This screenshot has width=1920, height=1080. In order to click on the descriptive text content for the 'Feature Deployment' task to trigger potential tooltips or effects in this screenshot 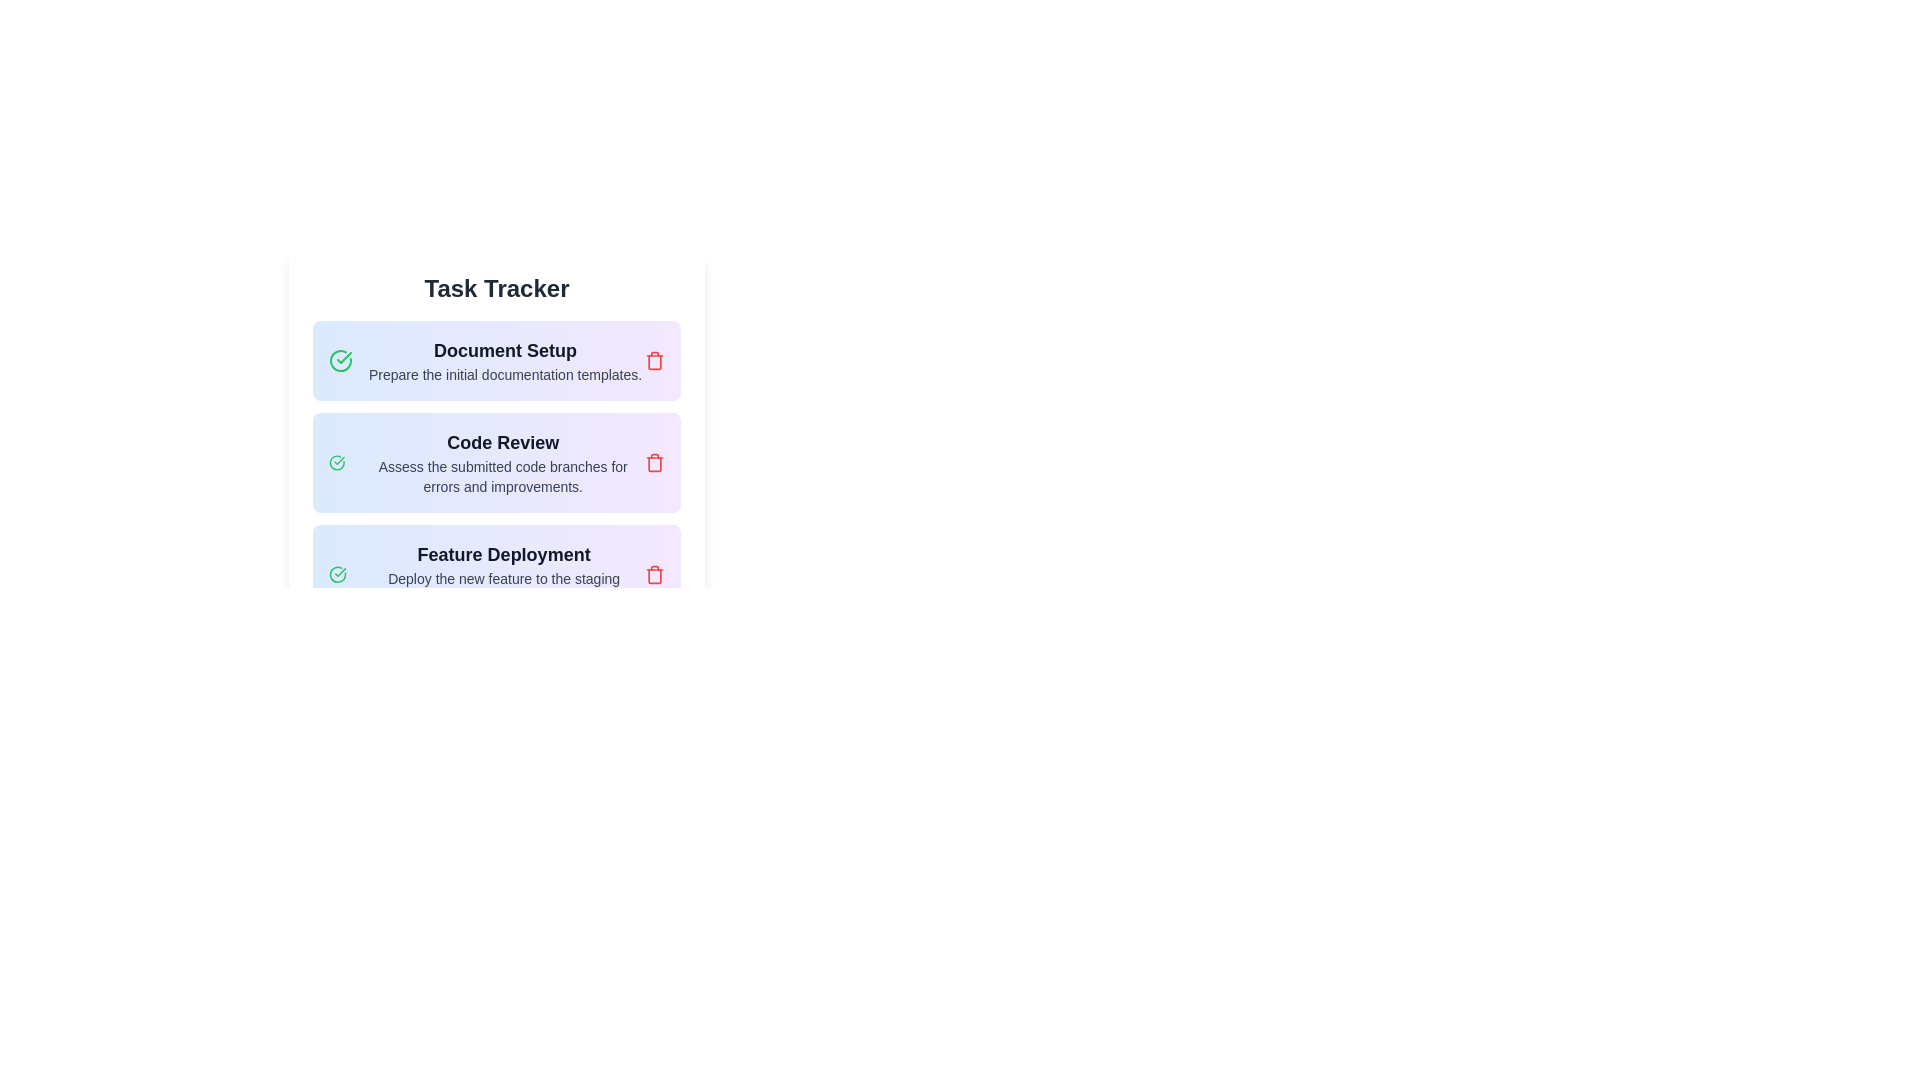, I will do `click(504, 588)`.